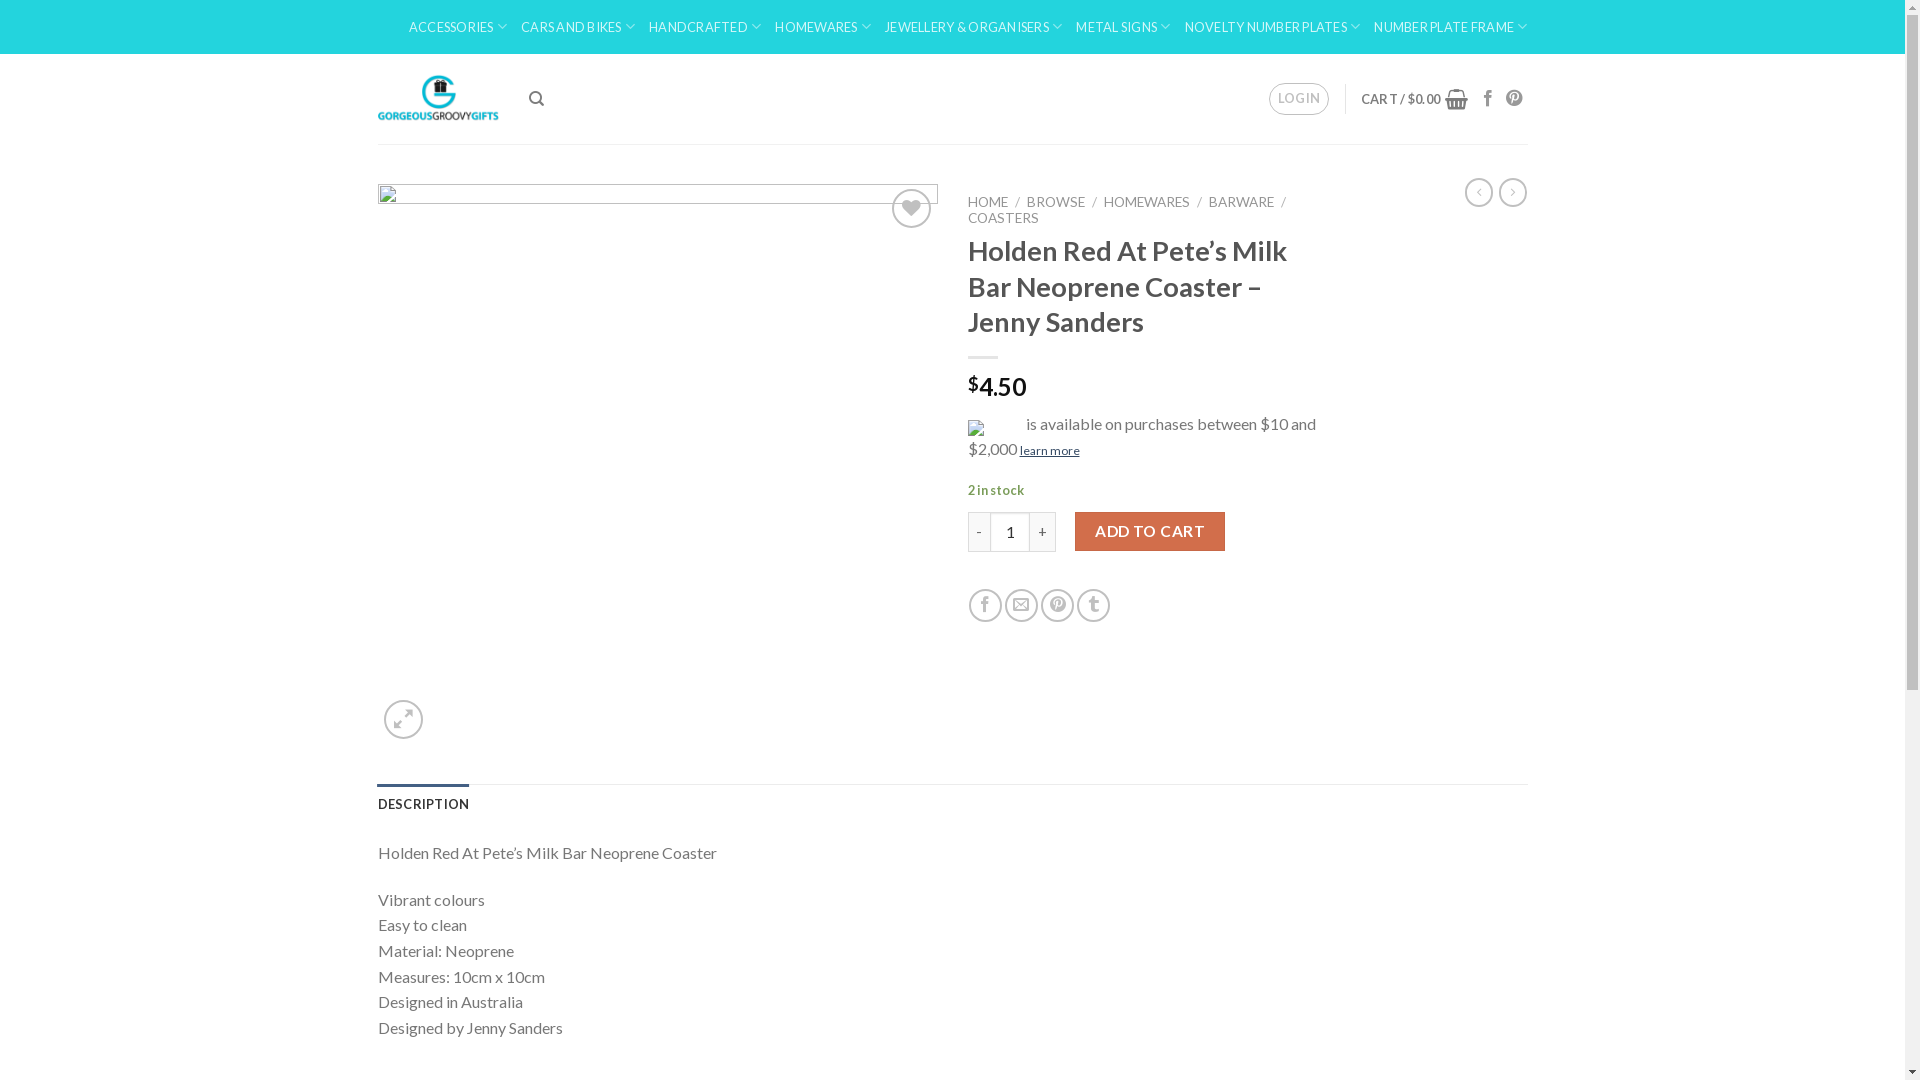 The width and height of the screenshot is (1920, 1080). I want to click on 'HANDCRAFTED', so click(705, 27).